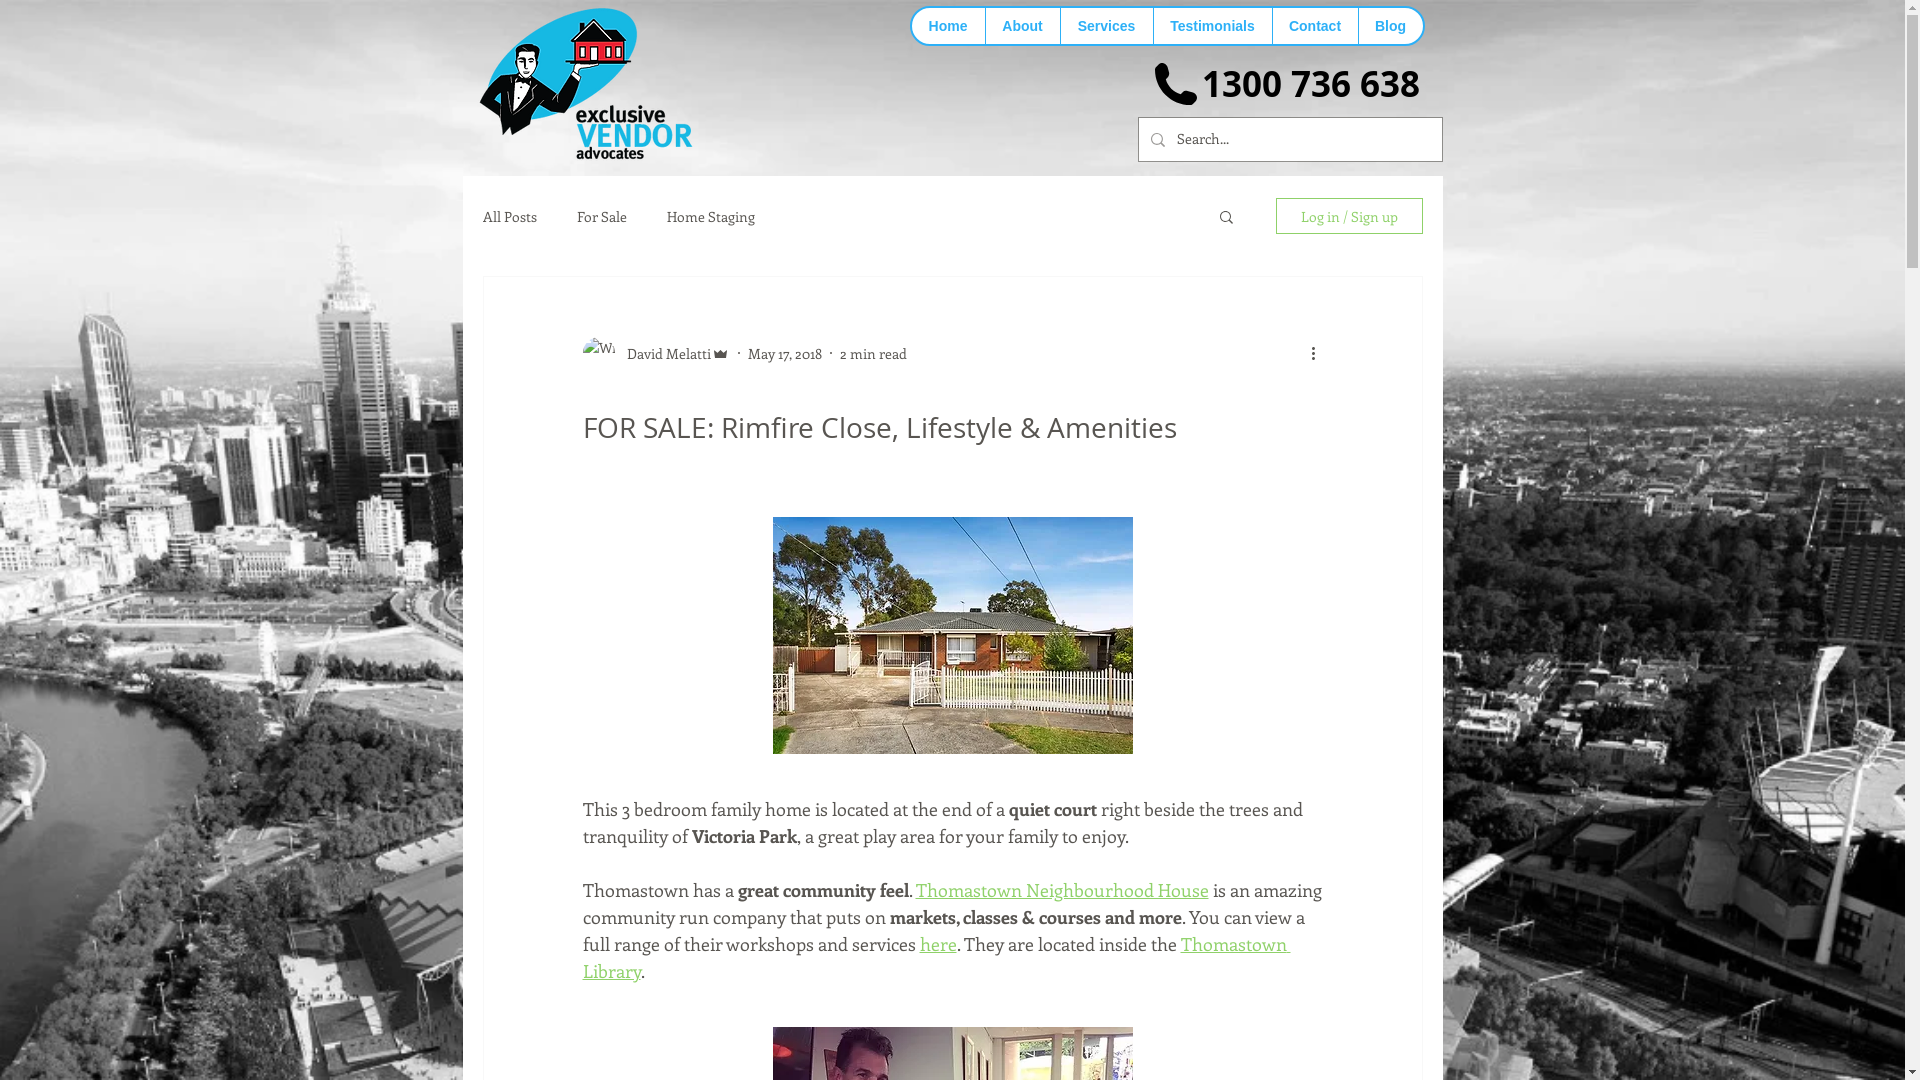  I want to click on 'Thomastown Neighbourhood House', so click(1061, 889).